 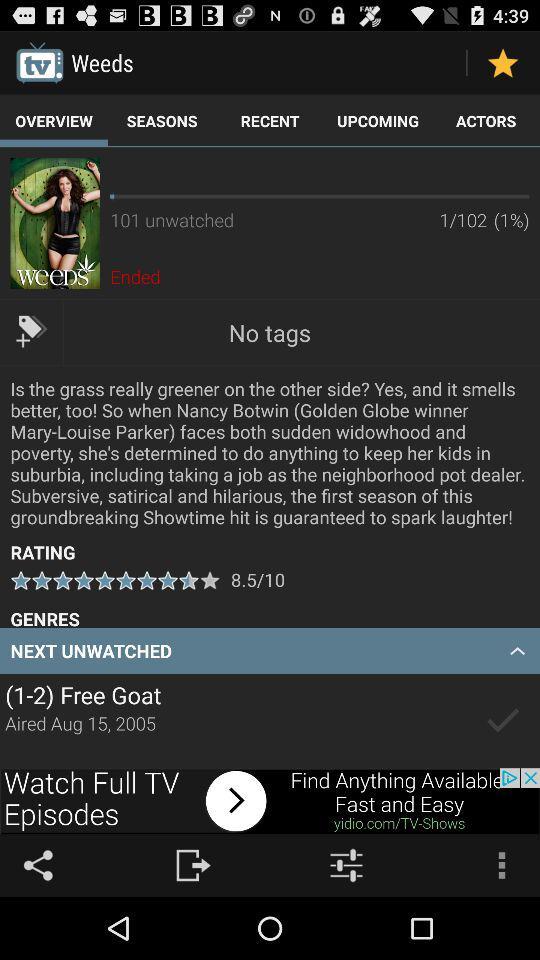 What do you see at coordinates (55, 223) in the screenshot?
I see `see more about weeds` at bounding box center [55, 223].